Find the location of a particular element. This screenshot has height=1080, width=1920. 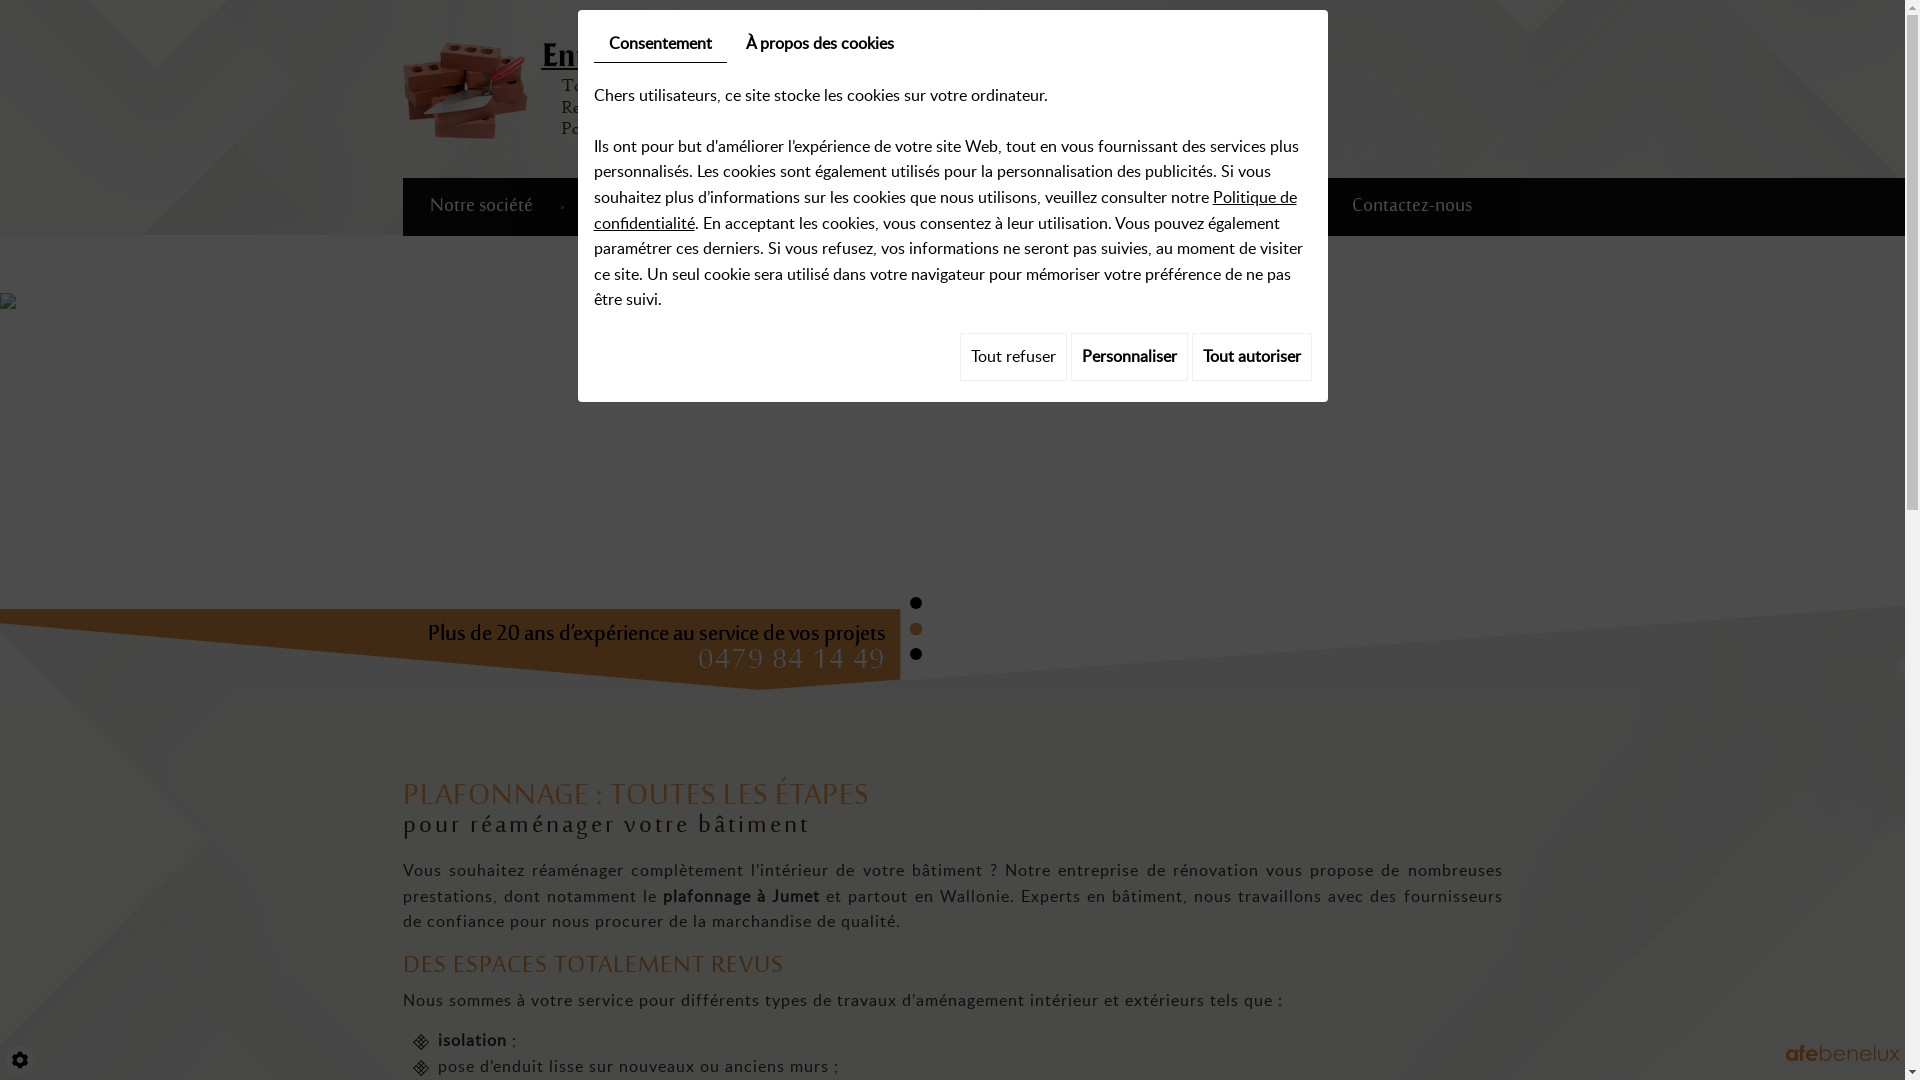

'Contactez-nous' is located at coordinates (1410, 207).